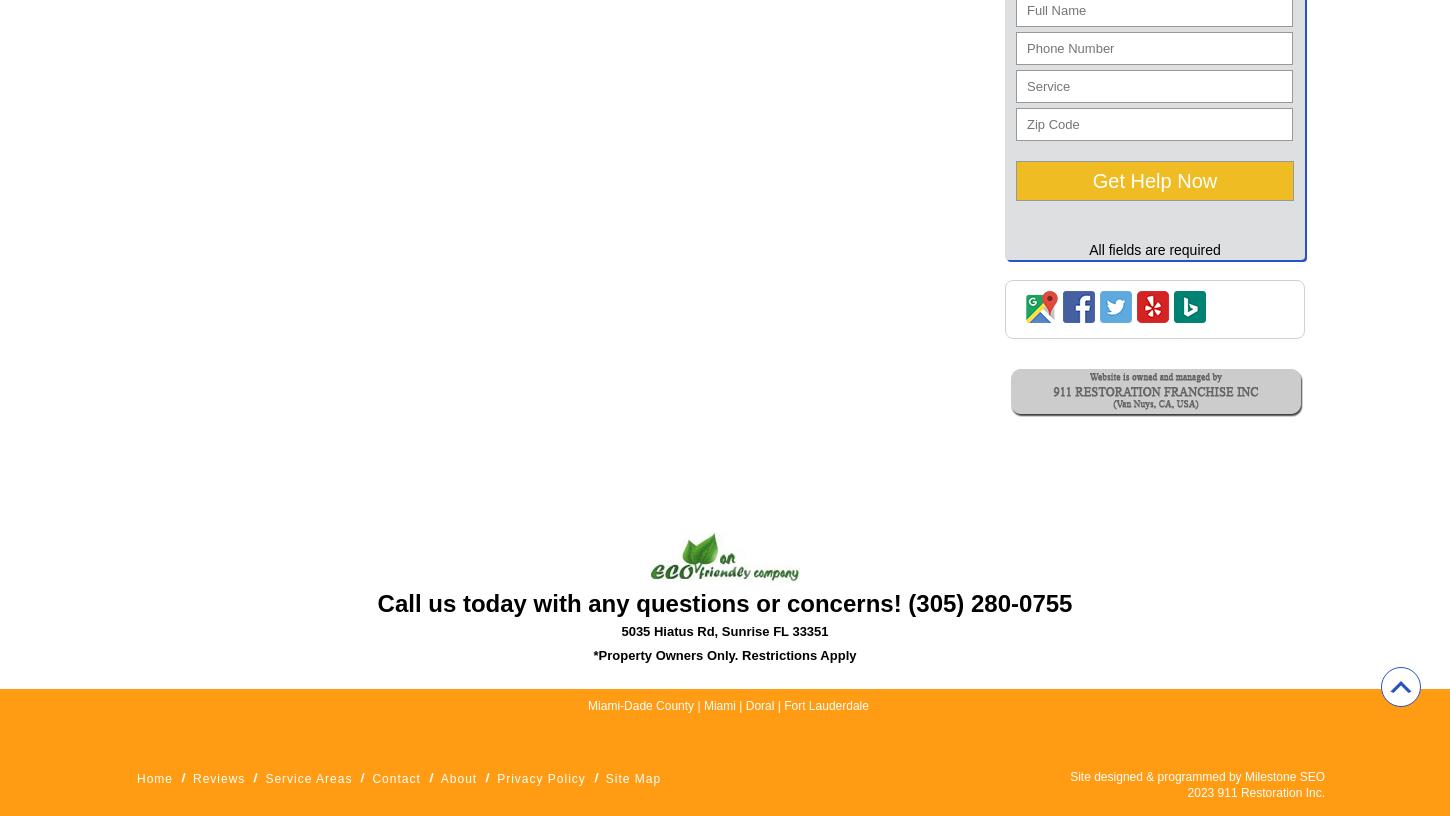  What do you see at coordinates (217, 779) in the screenshot?
I see `'Reviews'` at bounding box center [217, 779].